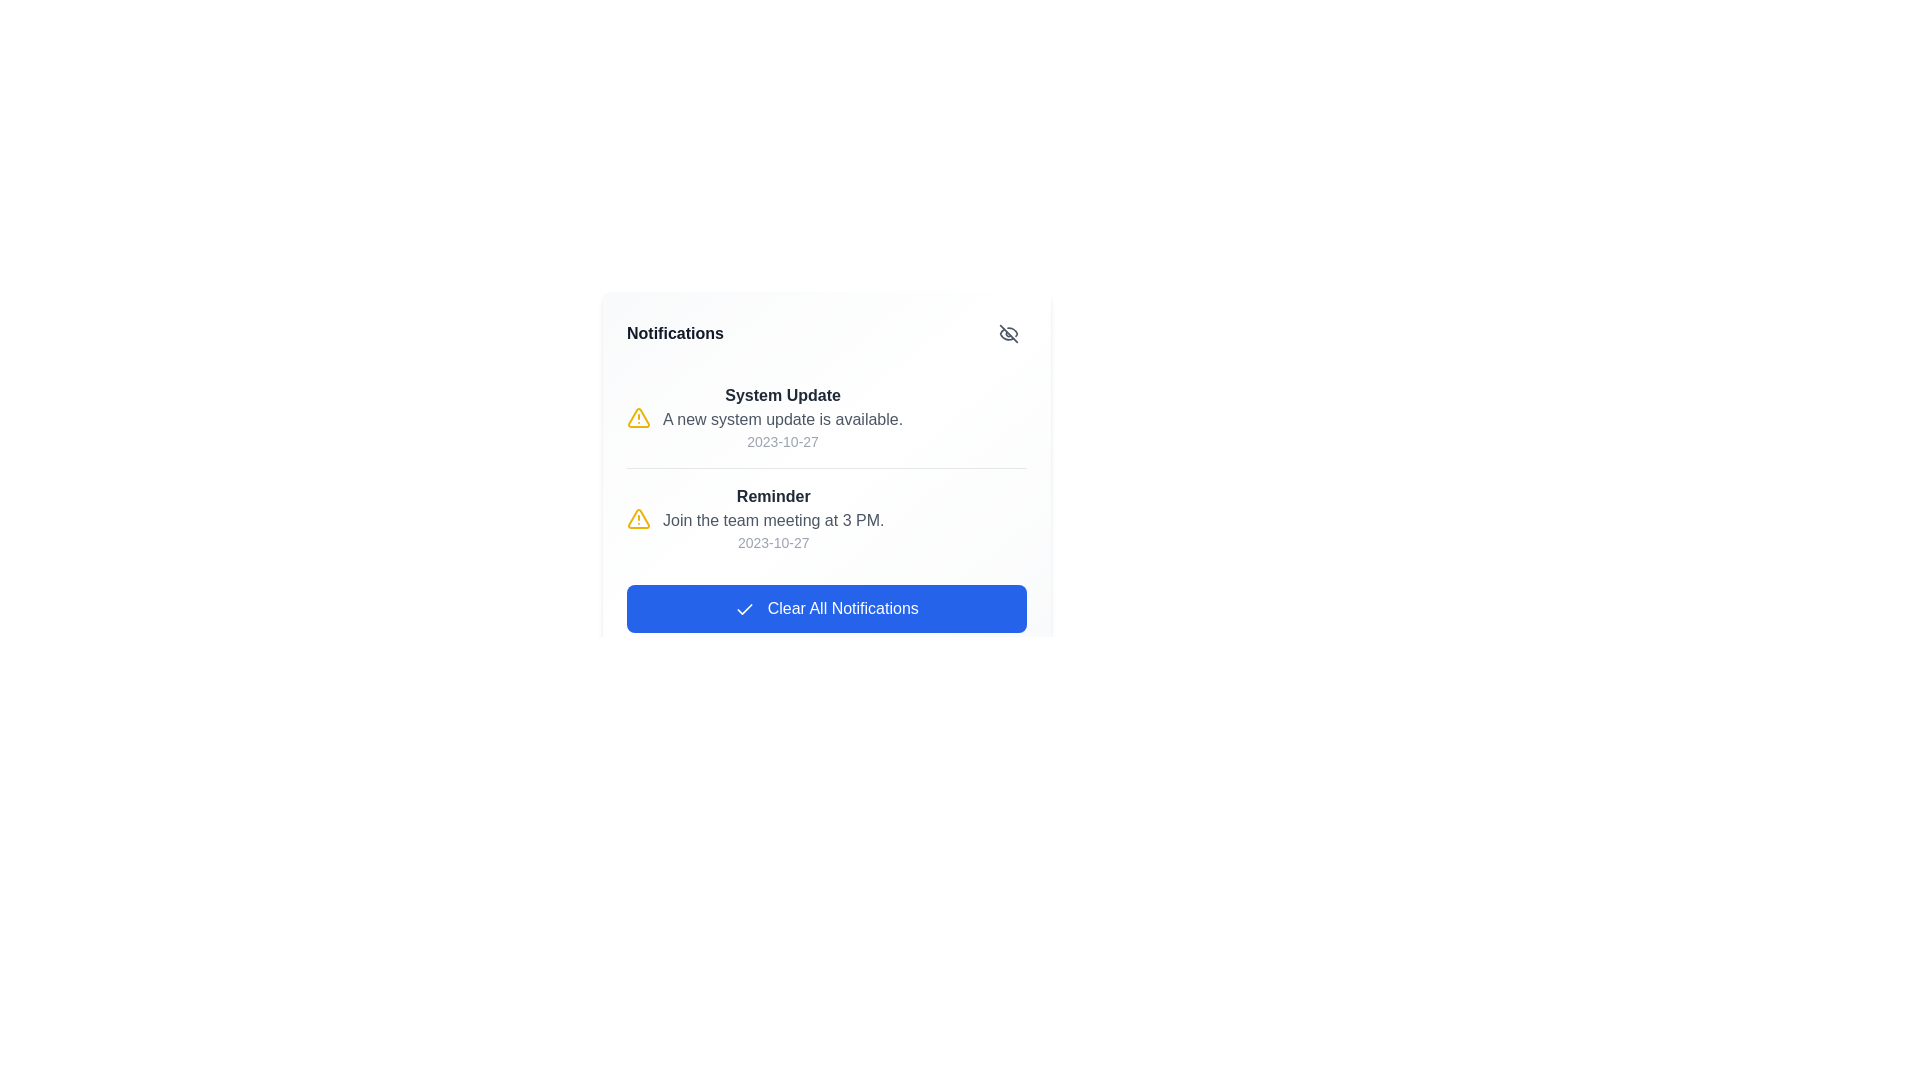 The image size is (1920, 1080). Describe the element at coordinates (1008, 333) in the screenshot. I see `the toggle icon button at the top-right corner of the notification interface` at that location.